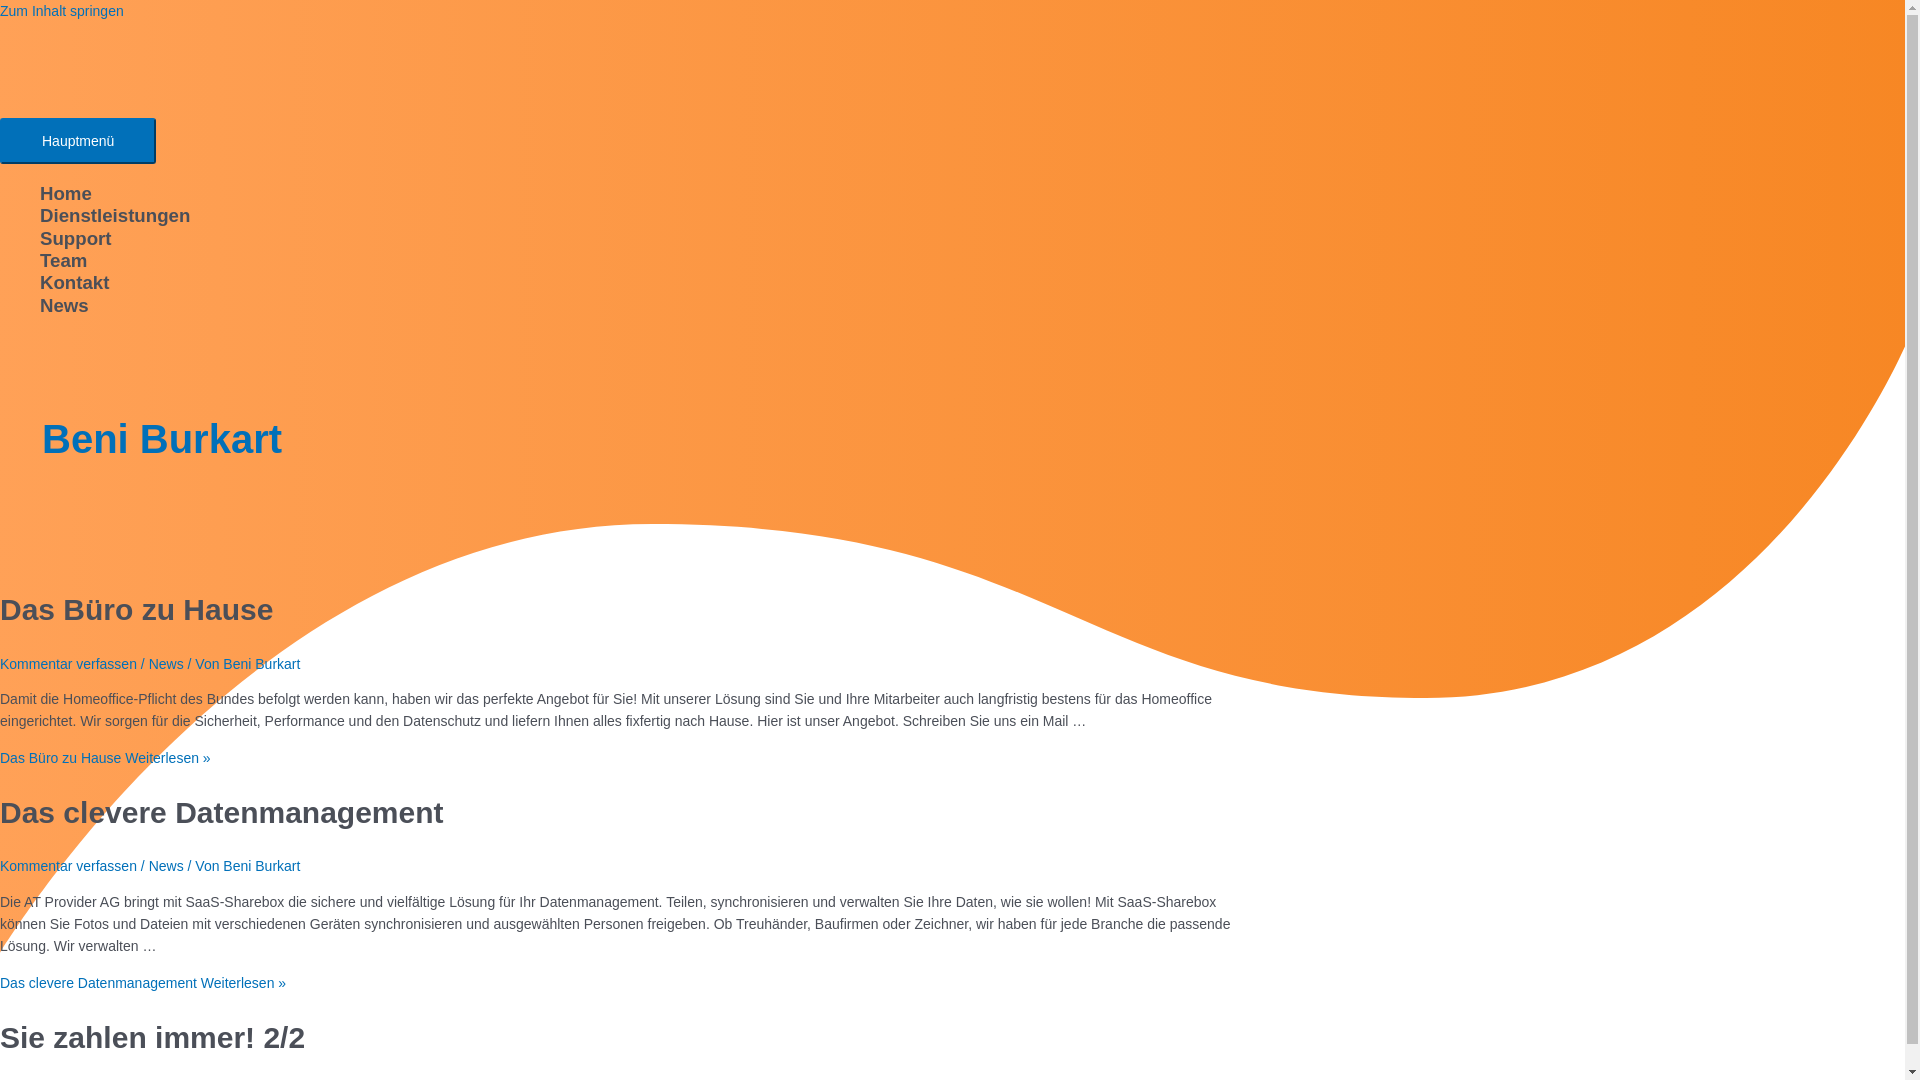 The image size is (1920, 1080). I want to click on 'Sie zahlen immer! 2/2', so click(151, 1036).